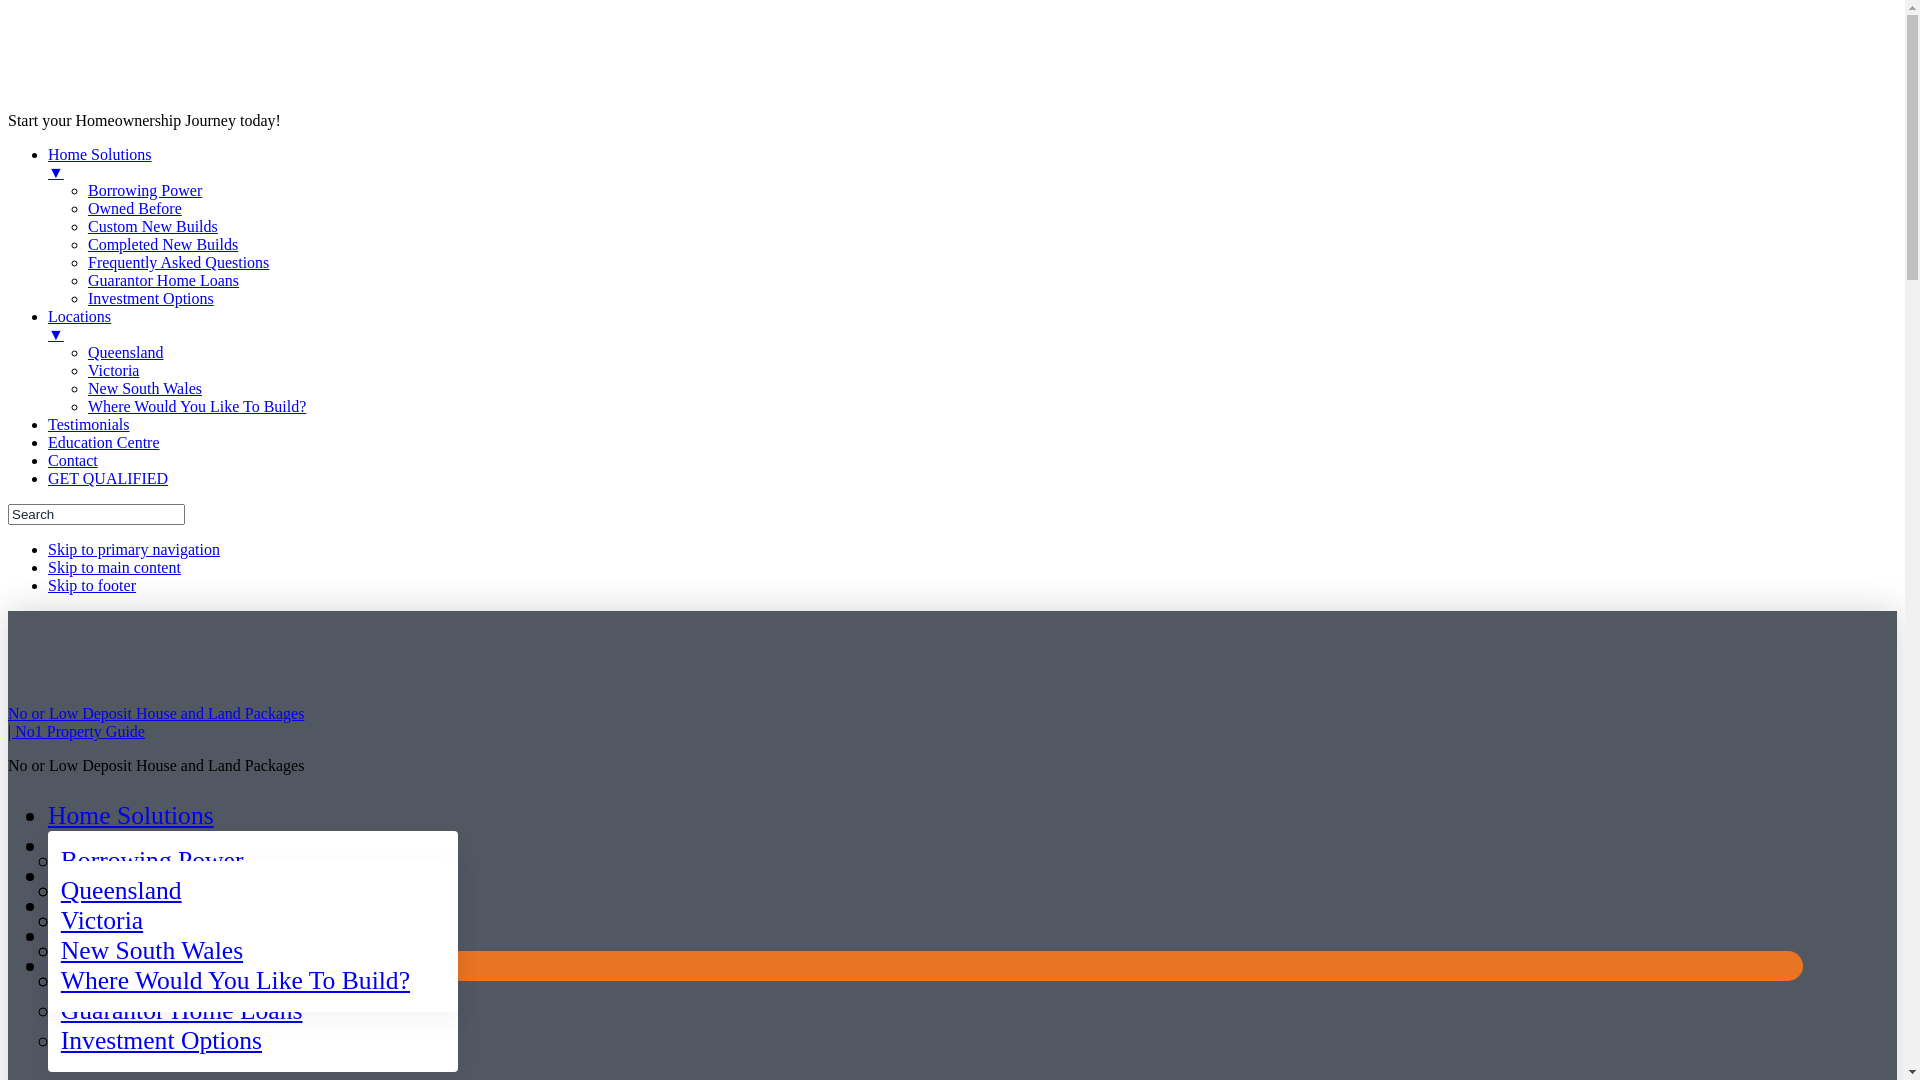 The height and width of the screenshot is (1080, 1920). What do you see at coordinates (113, 567) in the screenshot?
I see `'Skip to main content'` at bounding box center [113, 567].